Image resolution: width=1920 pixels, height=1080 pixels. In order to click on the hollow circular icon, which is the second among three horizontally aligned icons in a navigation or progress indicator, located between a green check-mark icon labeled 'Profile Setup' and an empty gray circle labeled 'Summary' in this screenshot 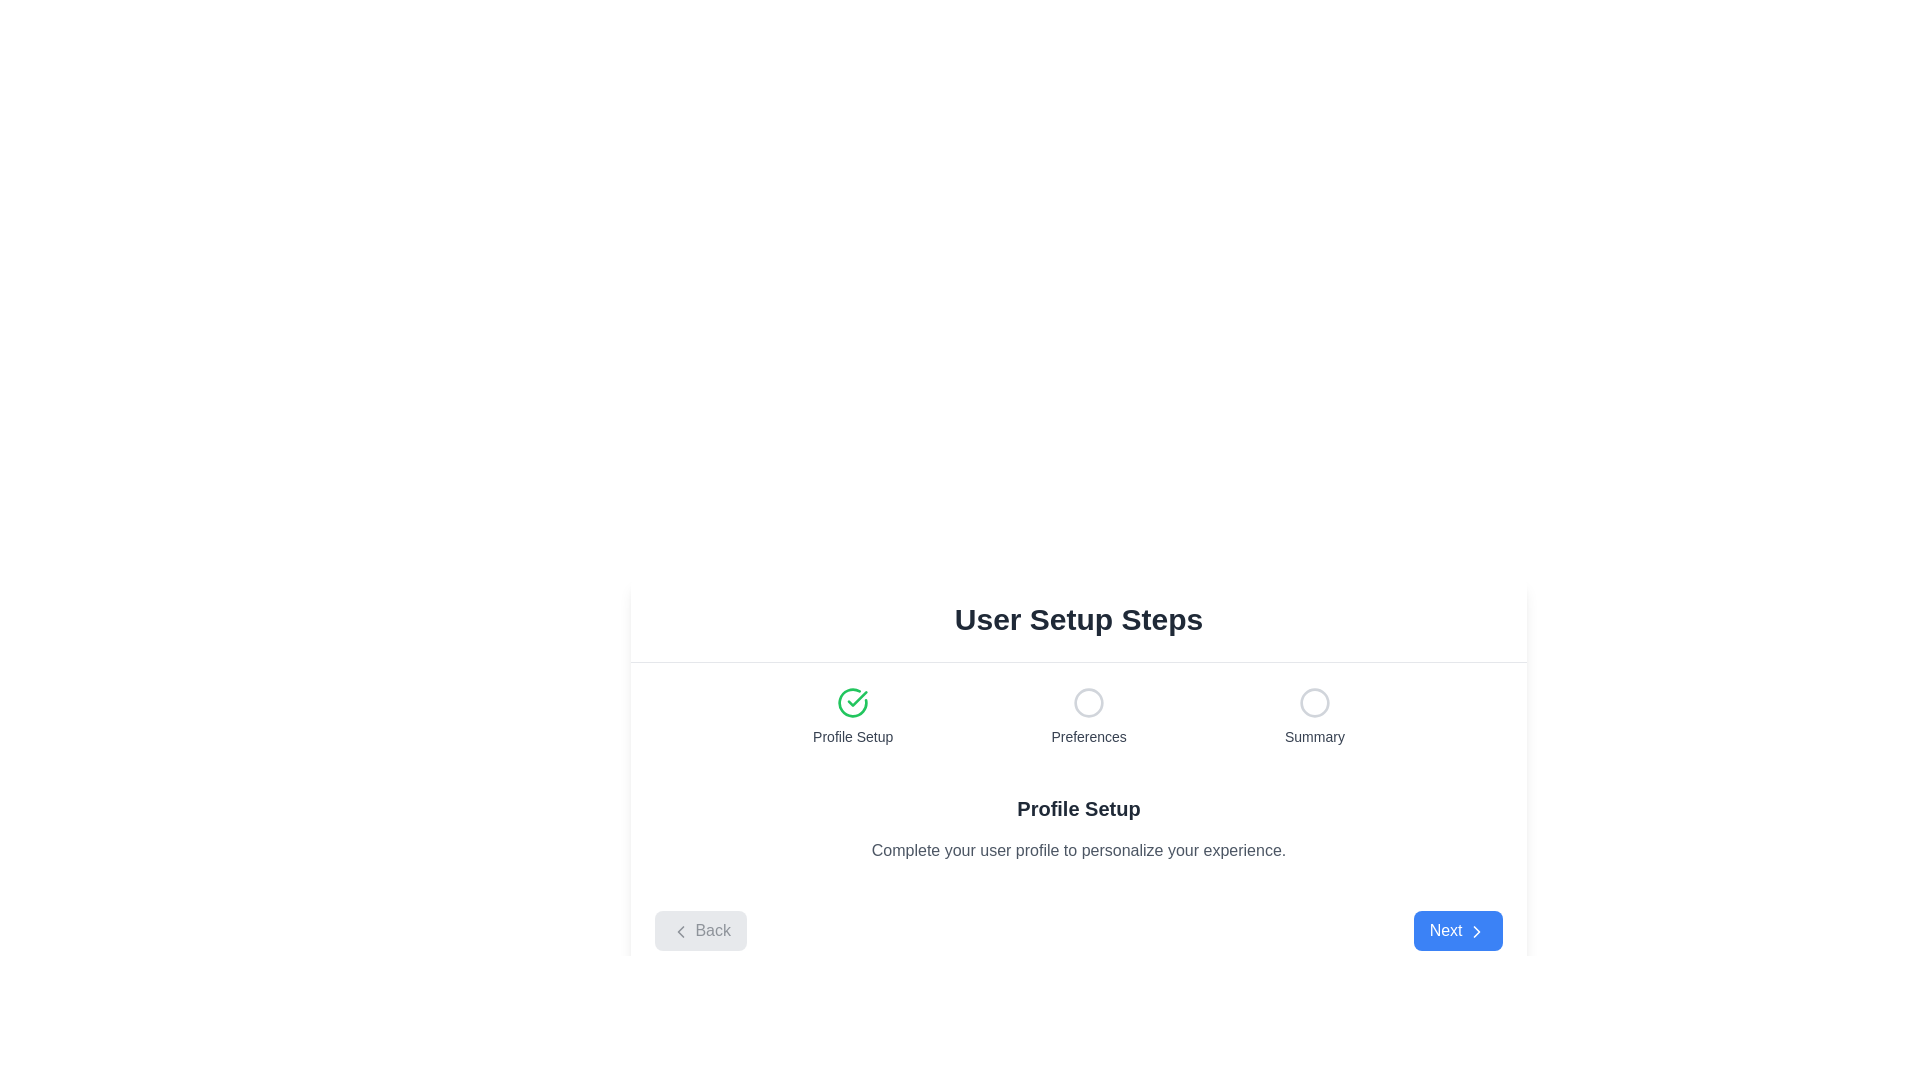, I will do `click(1088, 701)`.